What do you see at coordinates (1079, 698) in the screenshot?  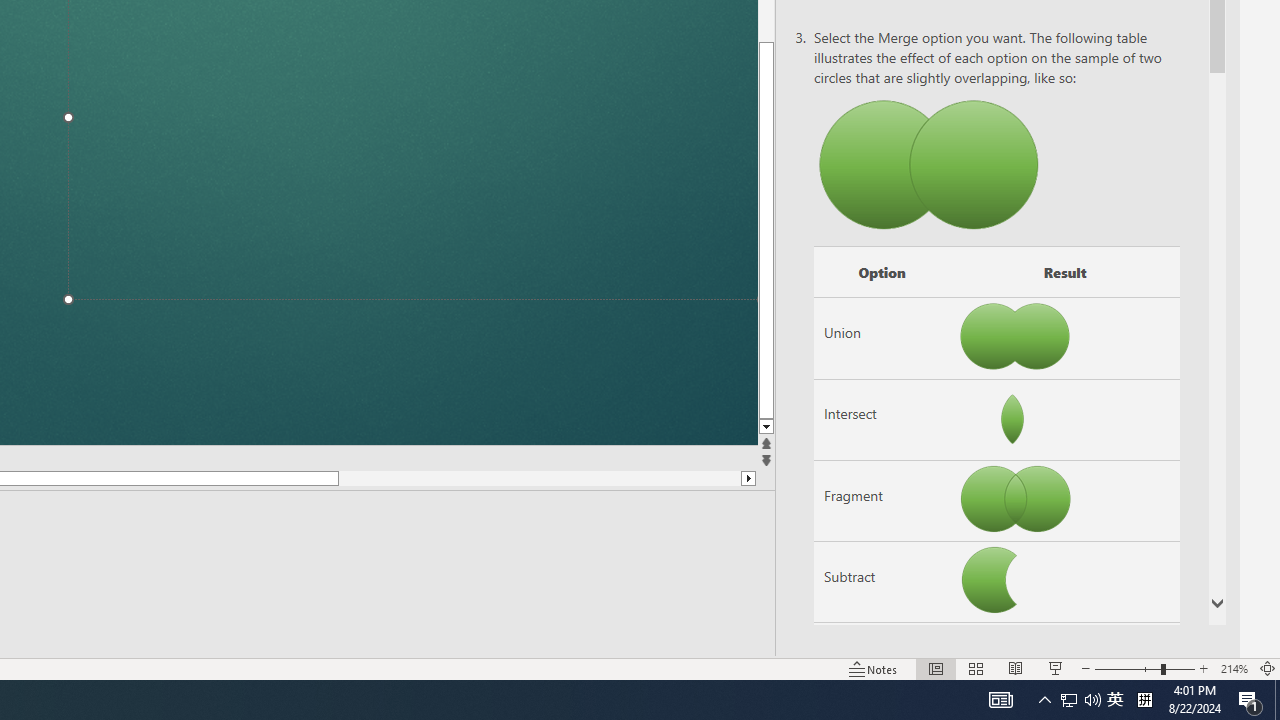 I see `'Tray Input Indicator - Chinese (Simplified, China)'` at bounding box center [1079, 698].